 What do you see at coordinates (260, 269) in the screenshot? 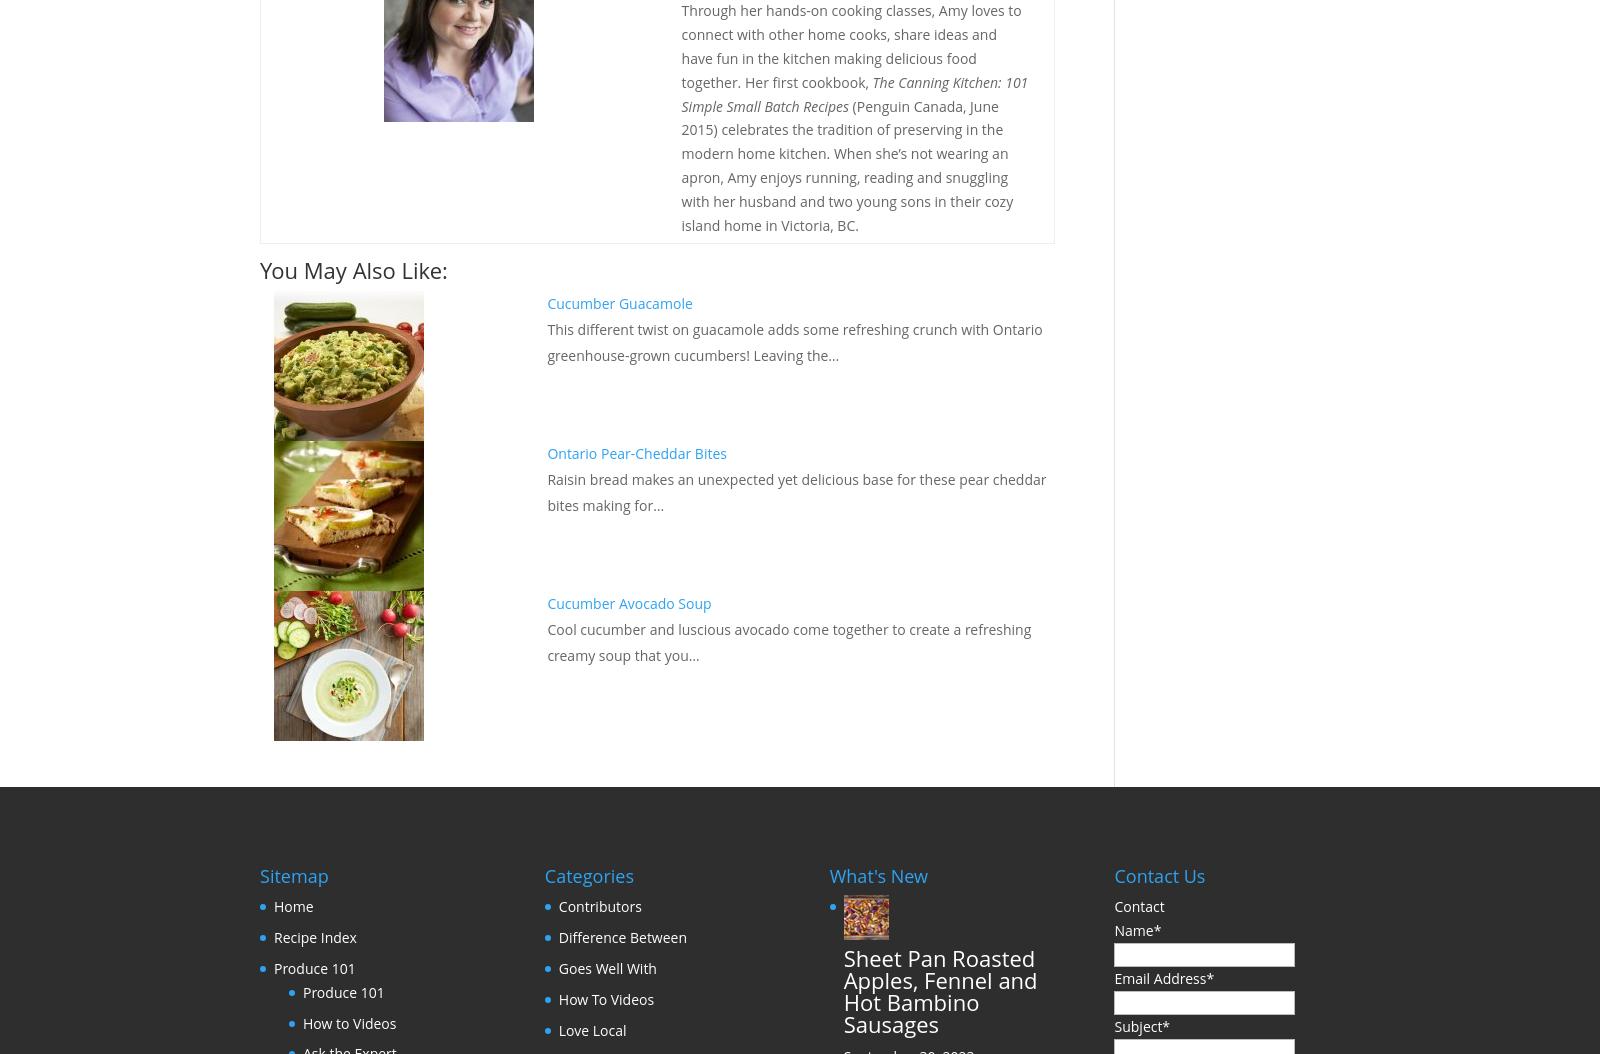
I see `'You May Also Like:'` at bounding box center [260, 269].